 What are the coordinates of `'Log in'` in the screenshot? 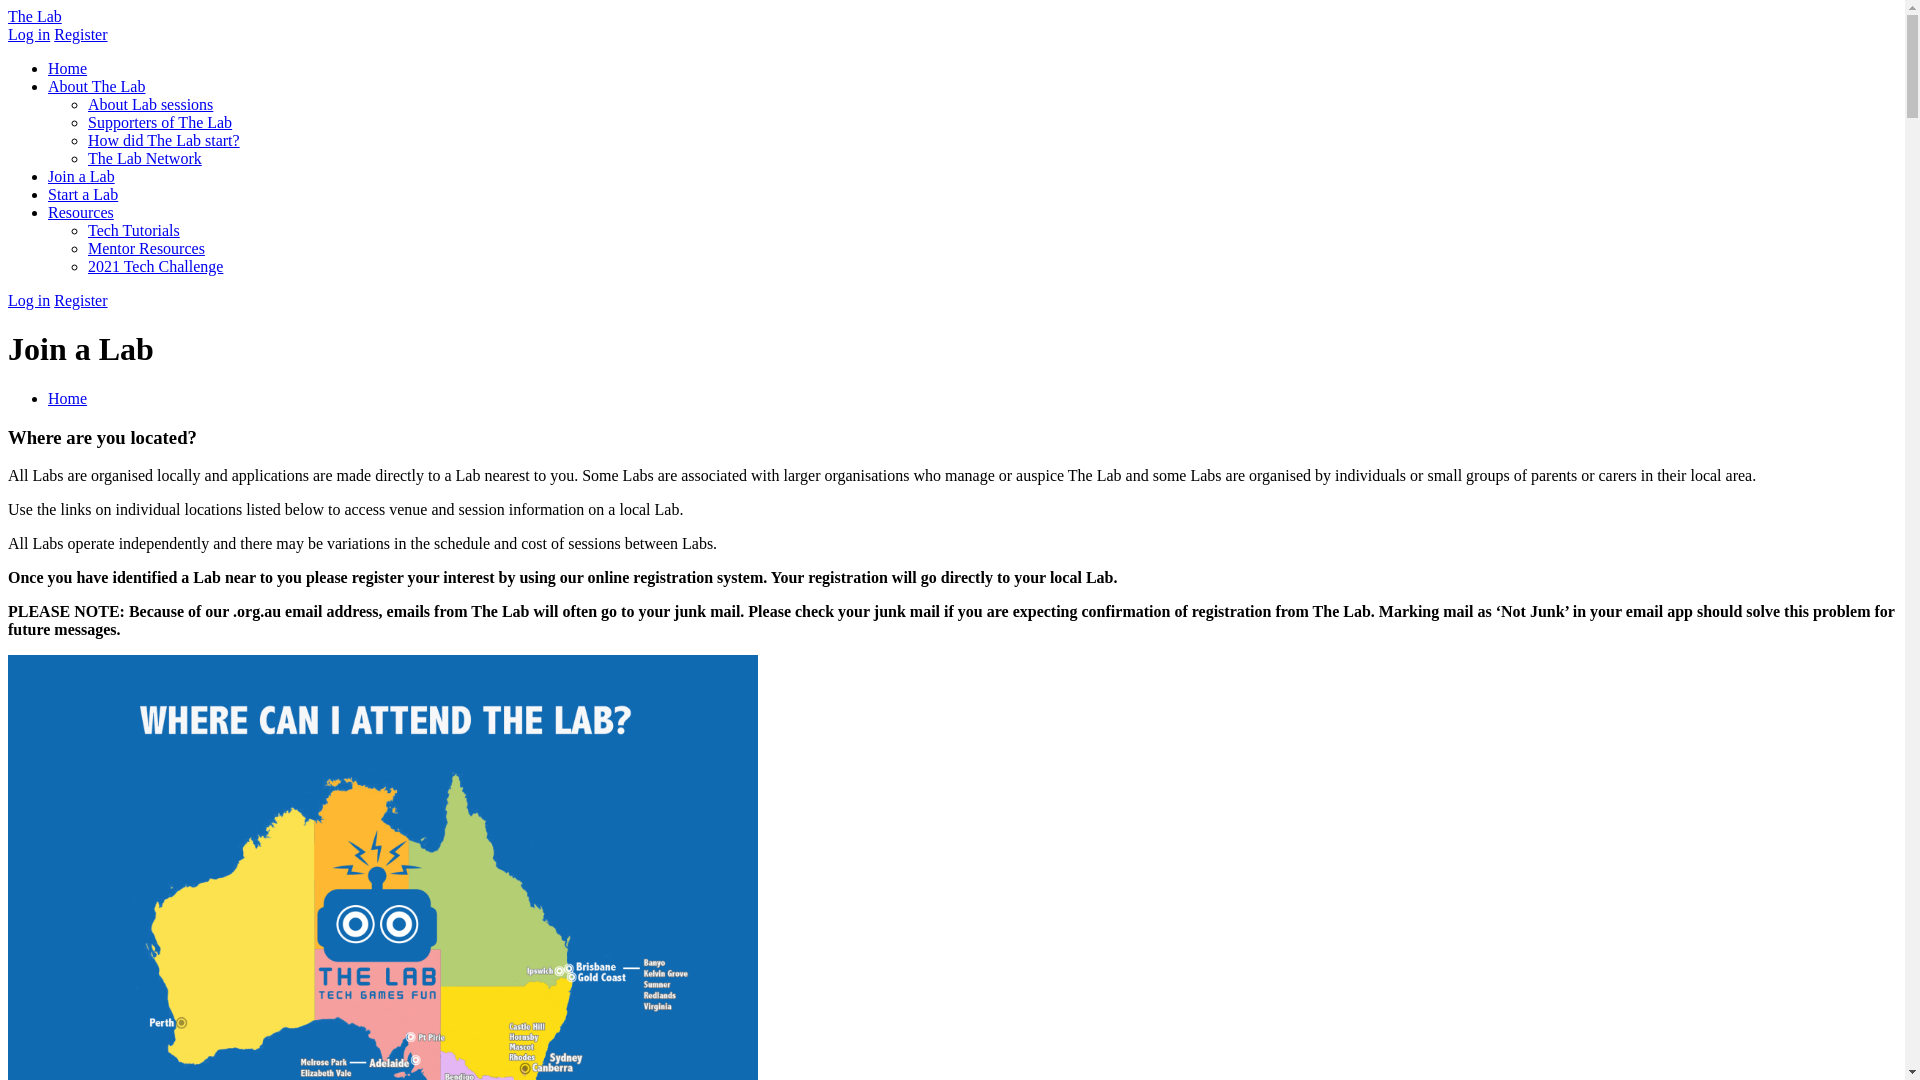 It's located at (28, 34).